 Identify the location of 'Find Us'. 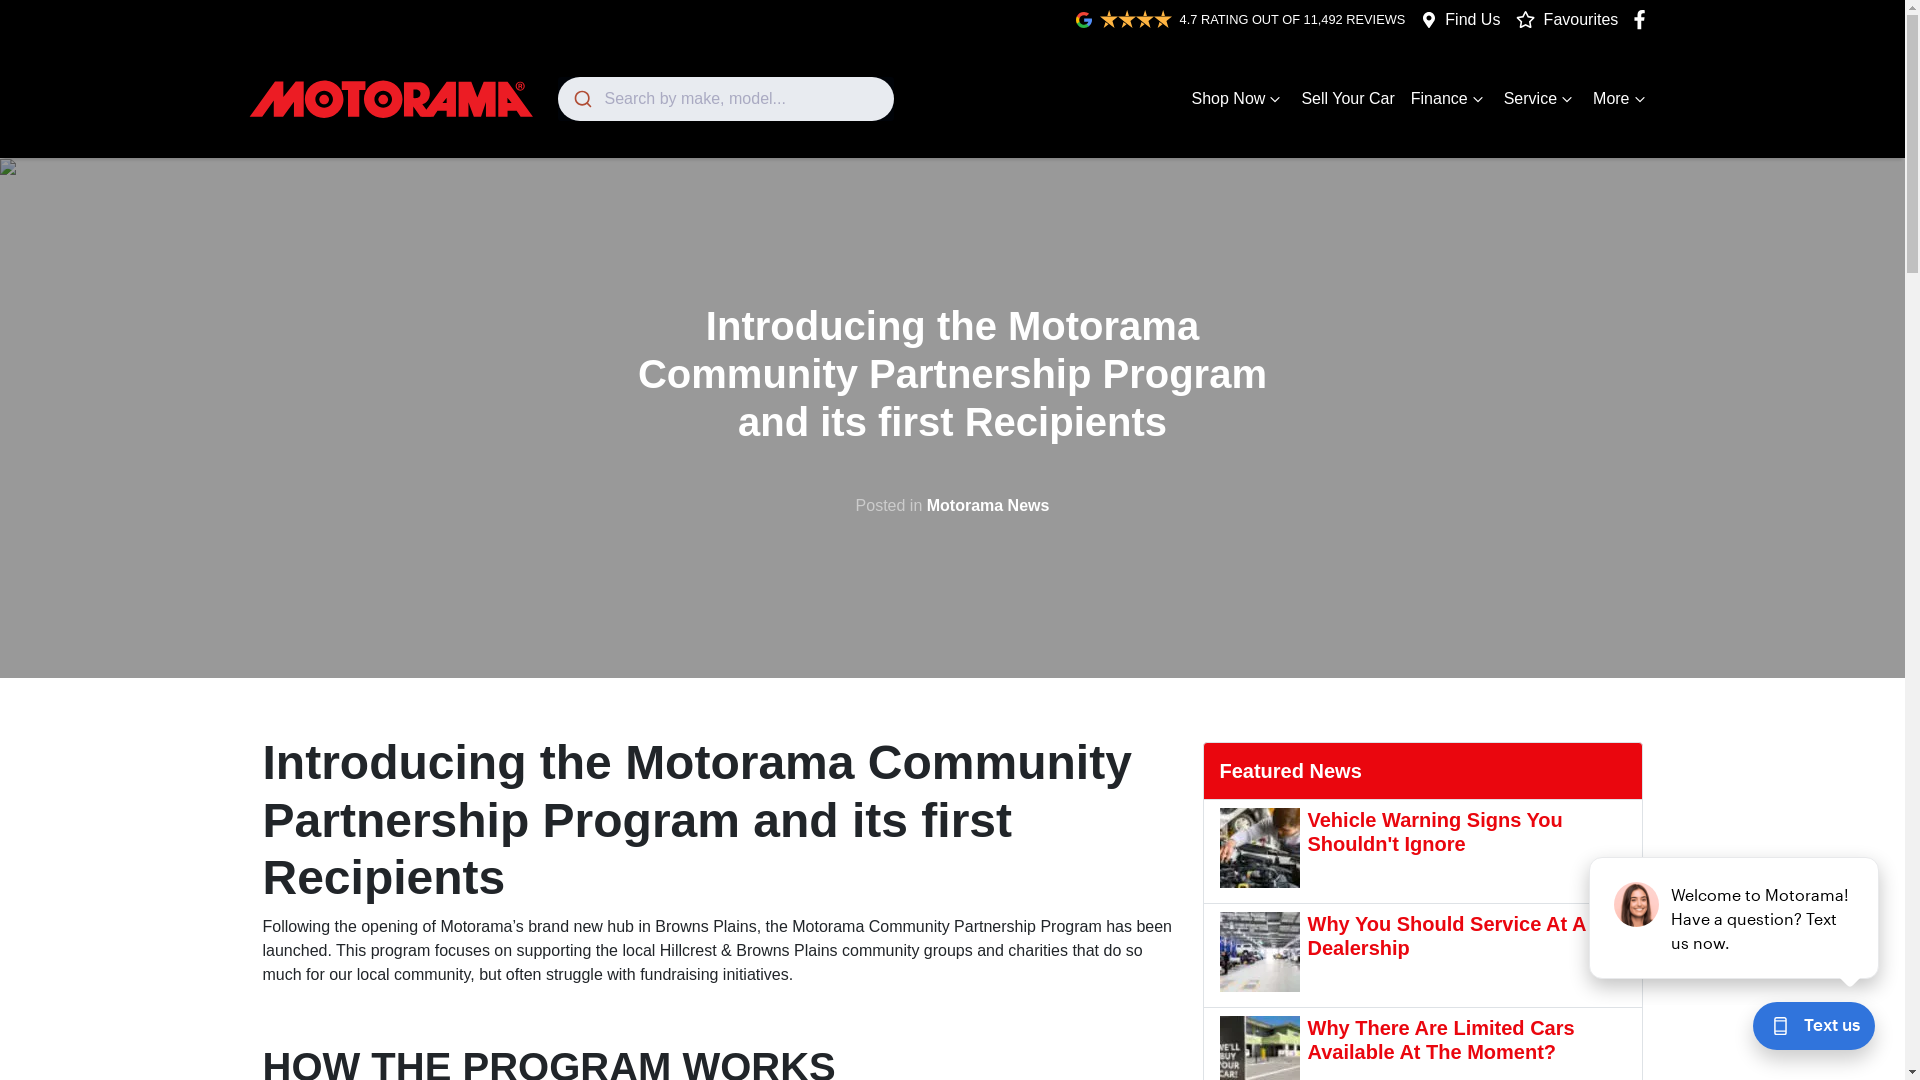
(1472, 19).